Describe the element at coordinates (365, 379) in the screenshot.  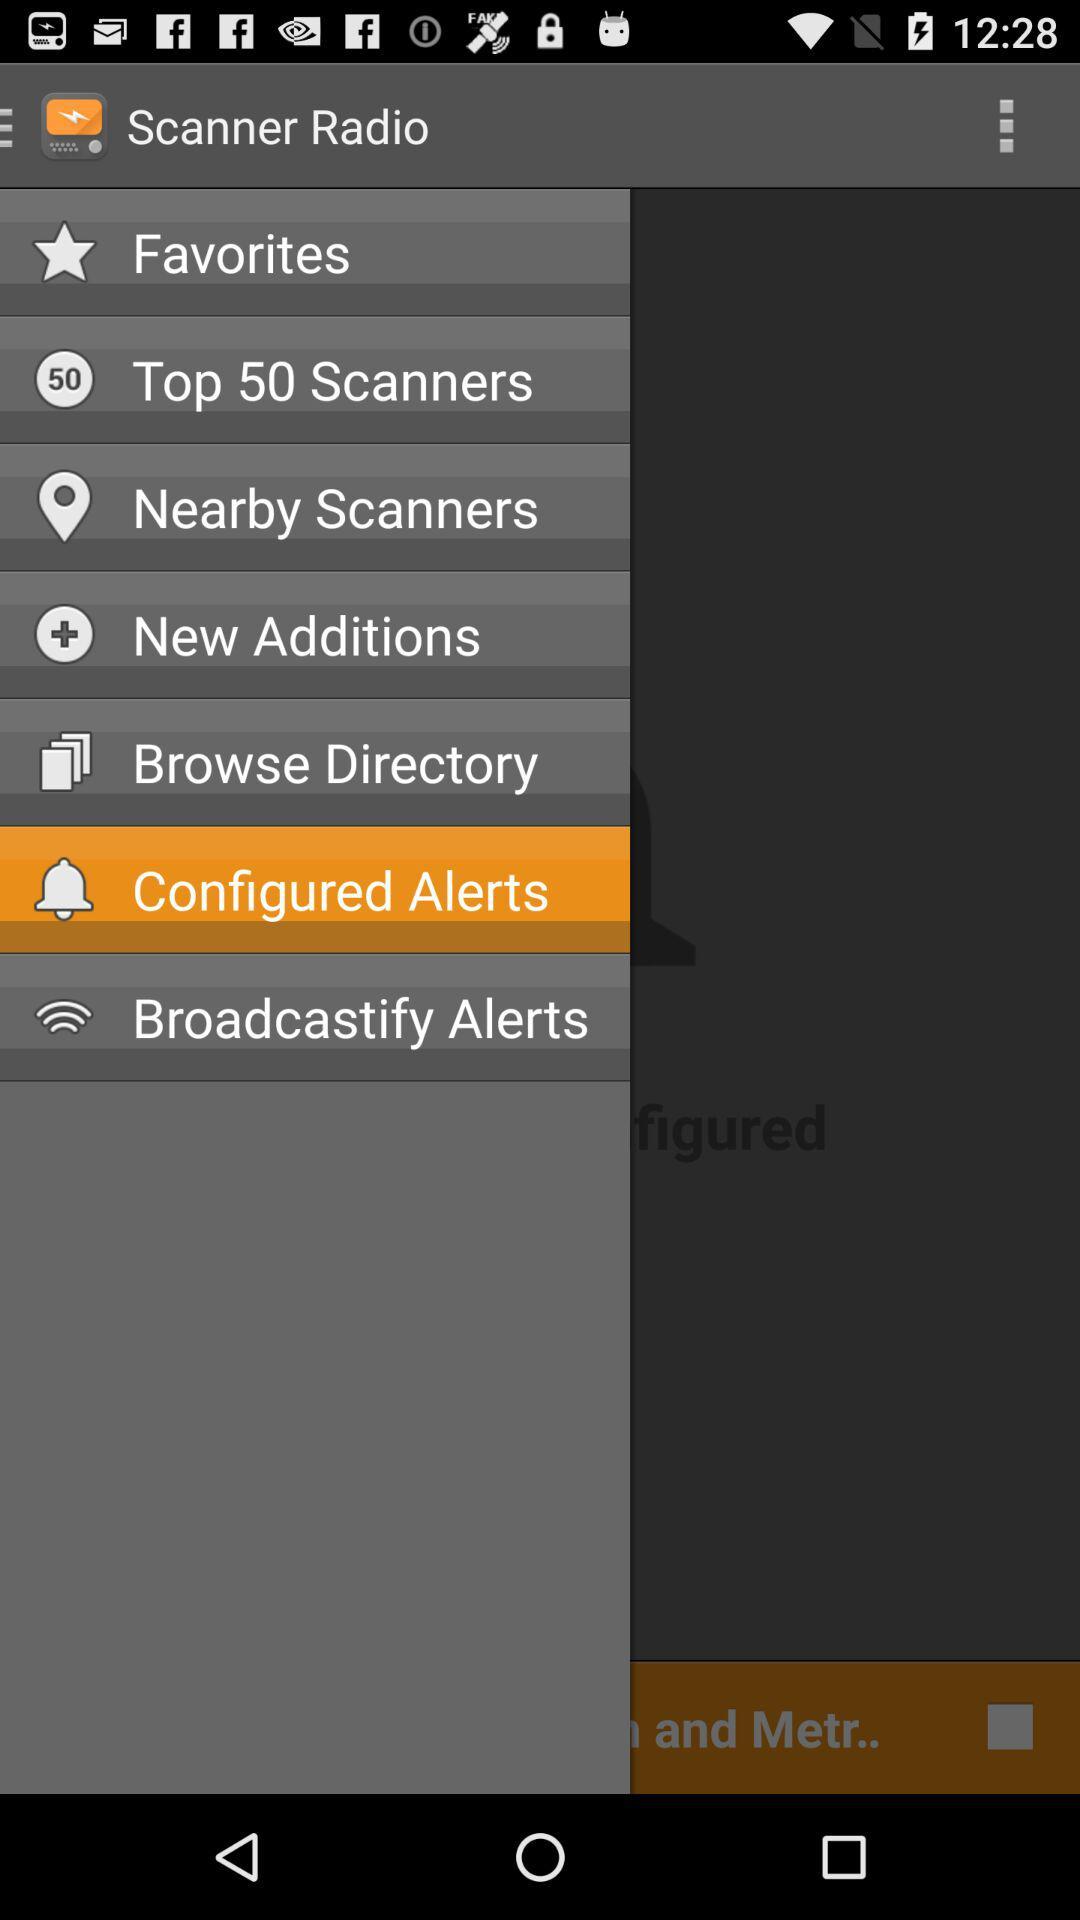
I see `top 50 scanners item` at that location.